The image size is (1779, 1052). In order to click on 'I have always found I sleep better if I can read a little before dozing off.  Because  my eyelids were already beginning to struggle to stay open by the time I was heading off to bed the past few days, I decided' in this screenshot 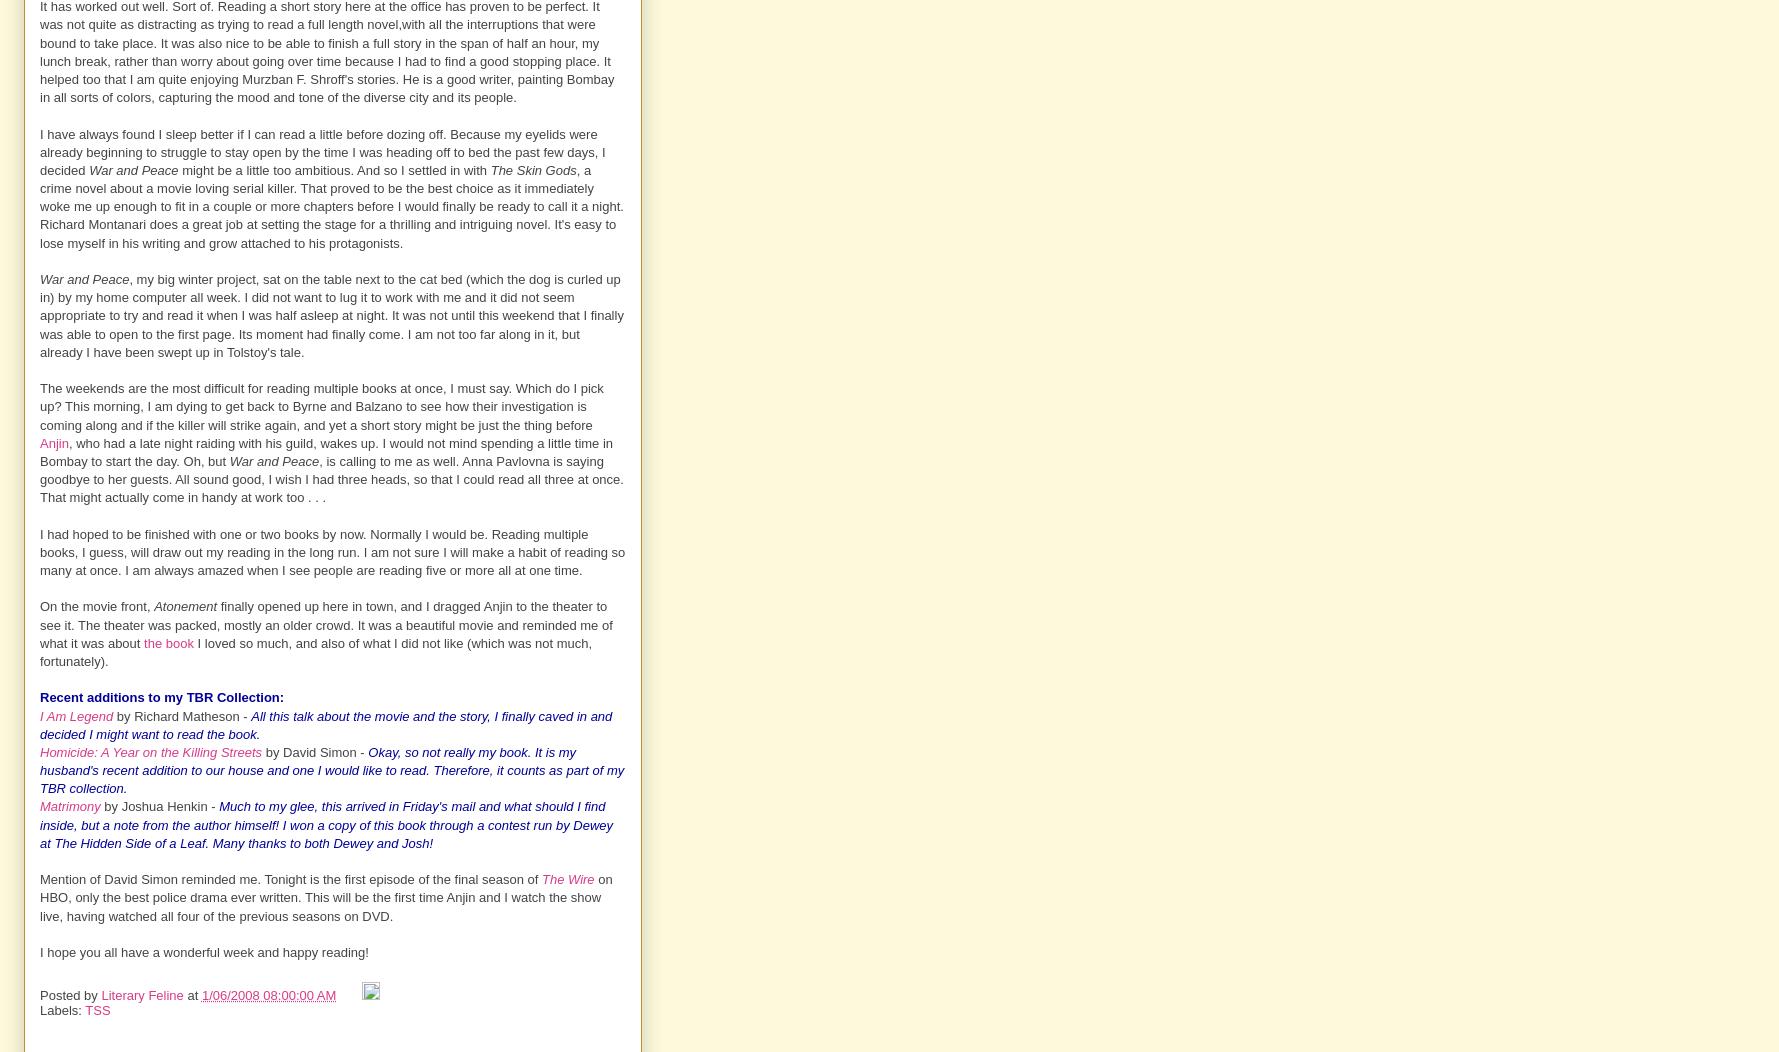, I will do `click(40, 150)`.